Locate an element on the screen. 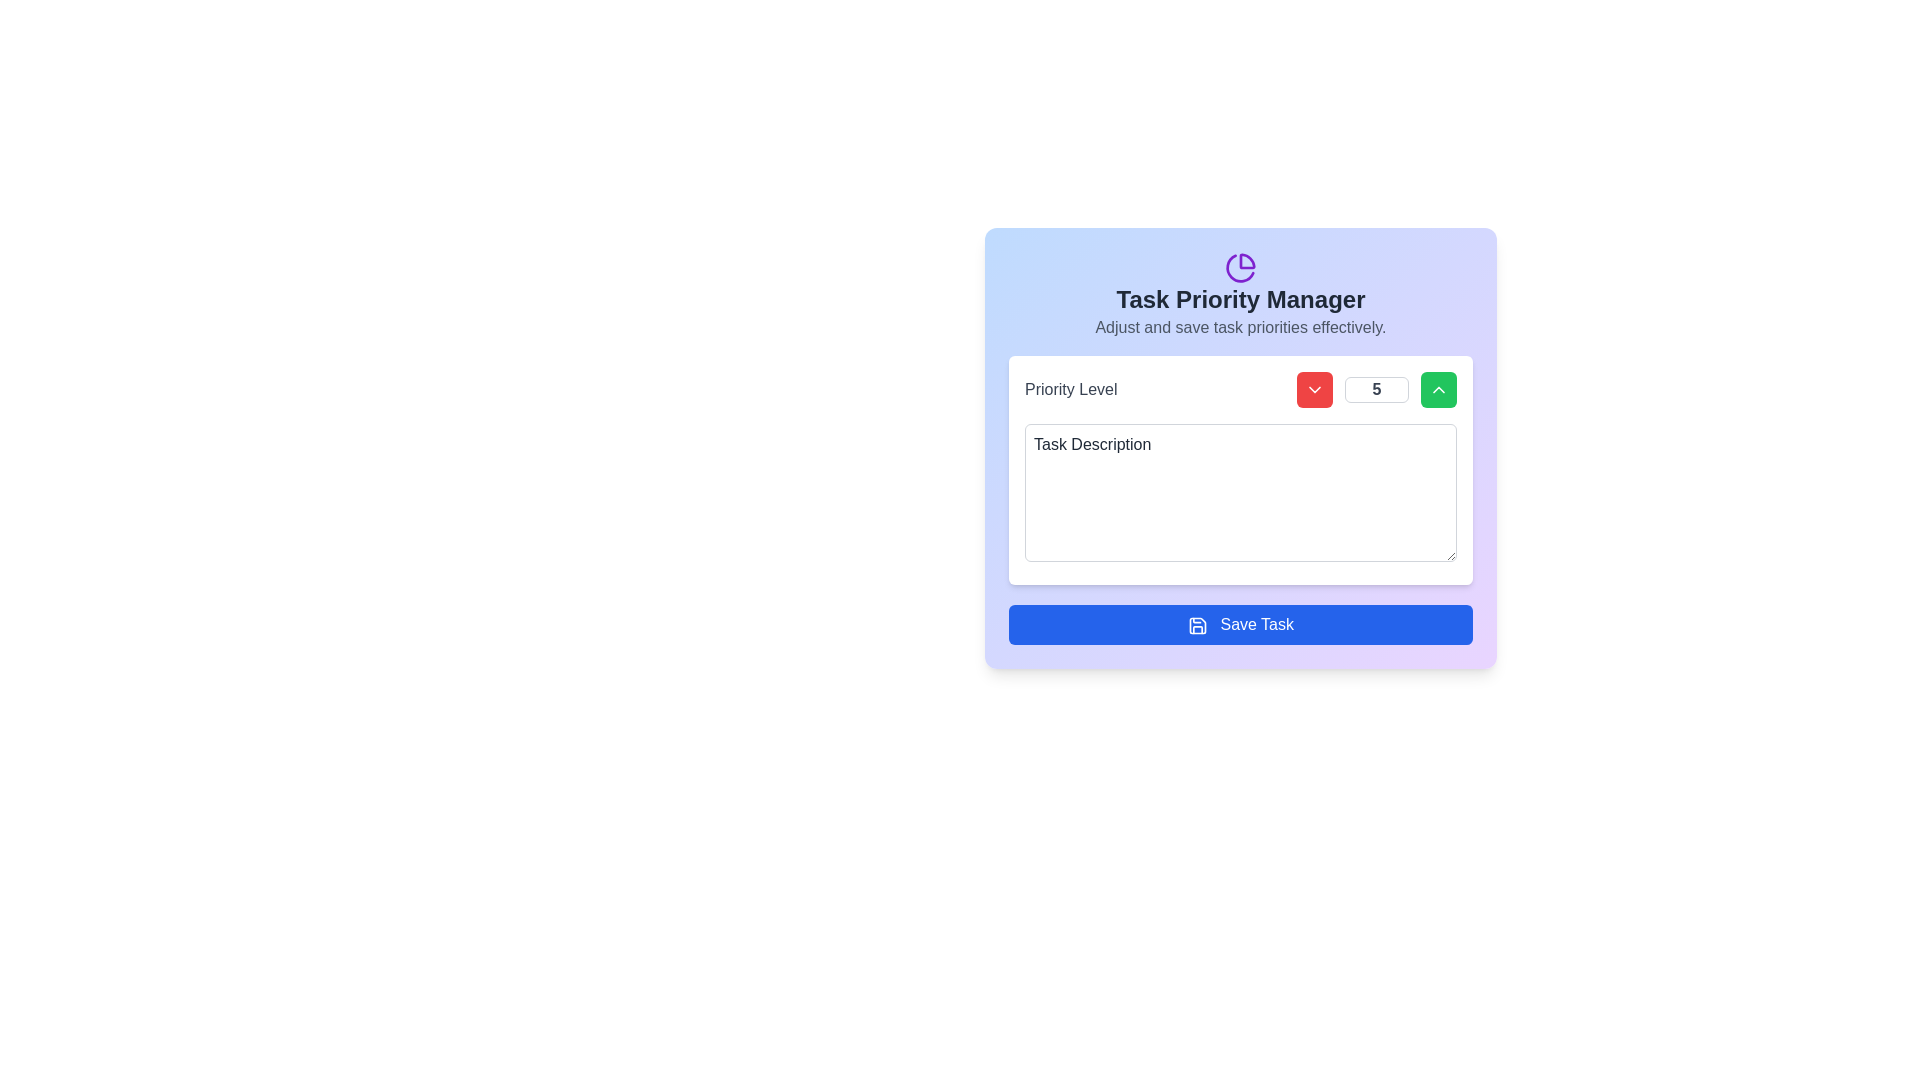 The image size is (1920, 1080). the primary background shape of the 'Save Task' button located at the bottom center of the panel in the interface is located at coordinates (1198, 624).